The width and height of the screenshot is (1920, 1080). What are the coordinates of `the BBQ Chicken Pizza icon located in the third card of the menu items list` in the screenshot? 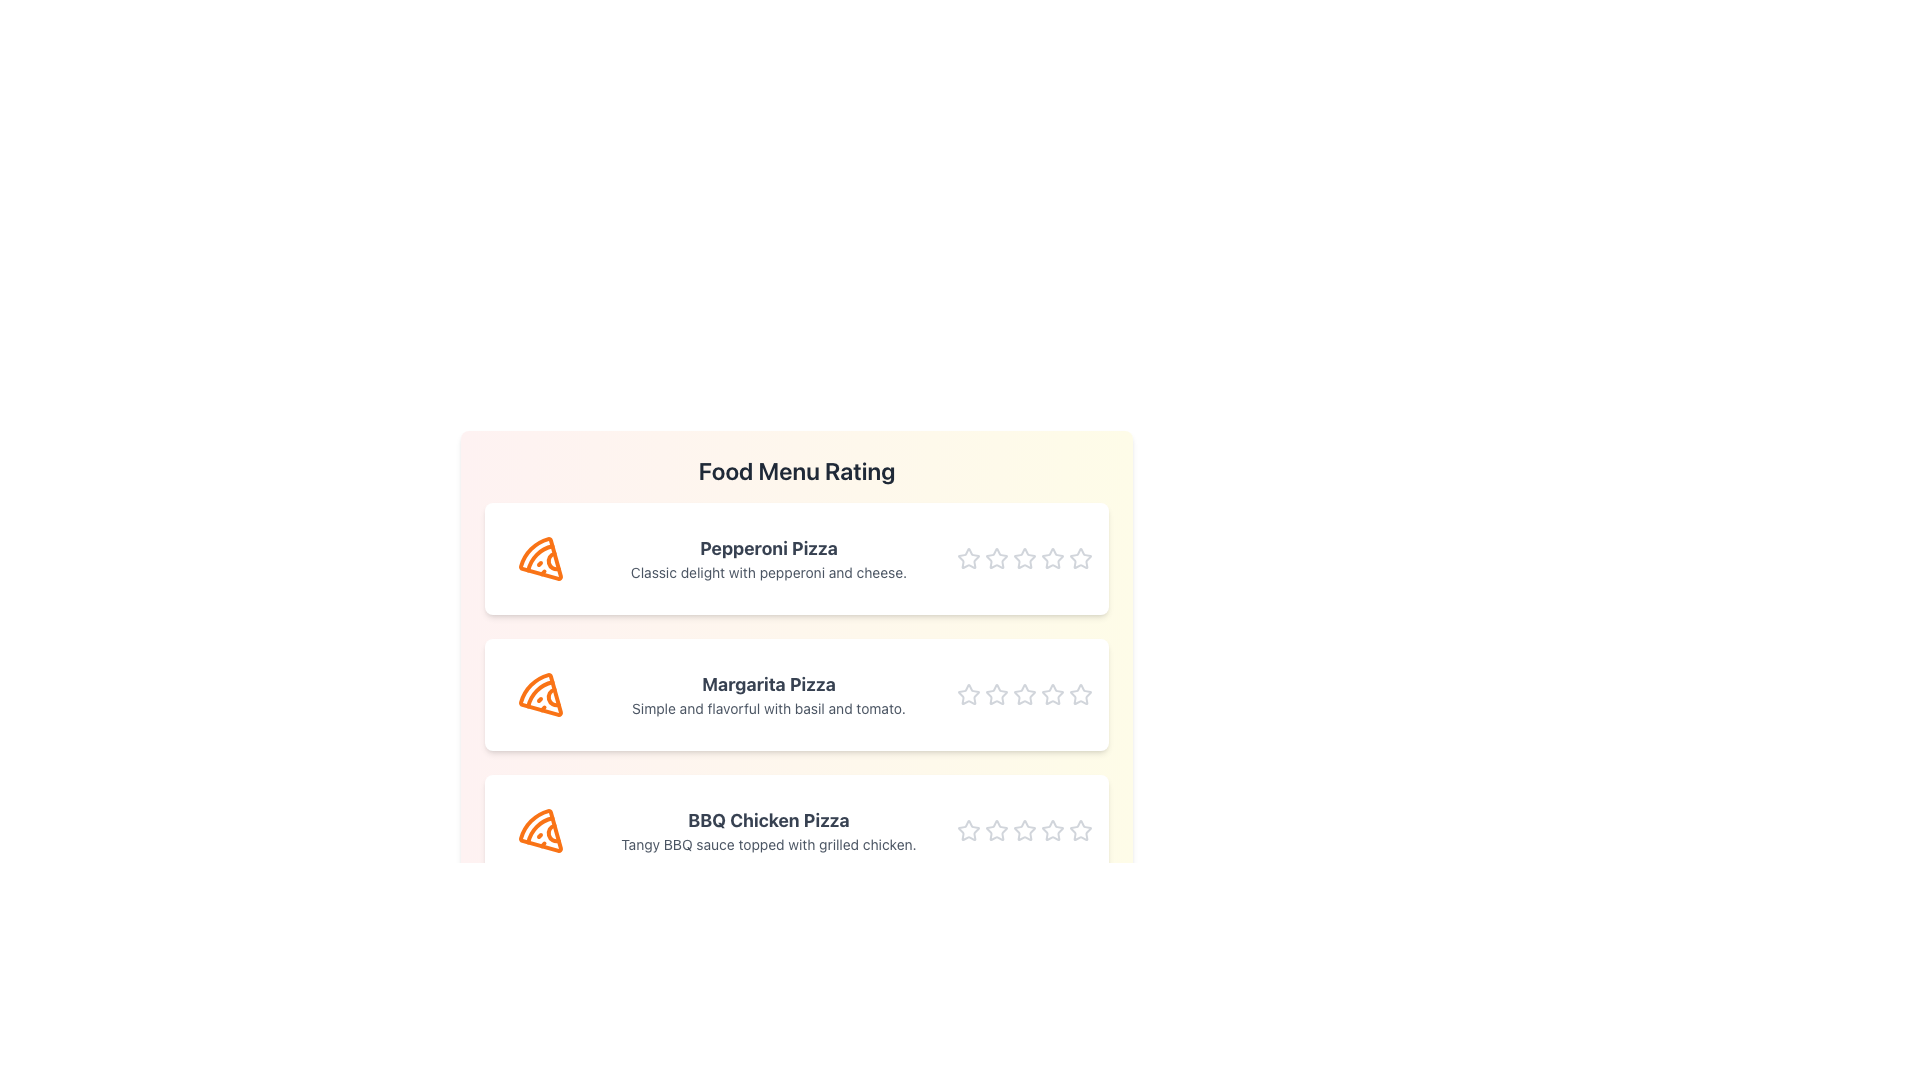 It's located at (541, 830).